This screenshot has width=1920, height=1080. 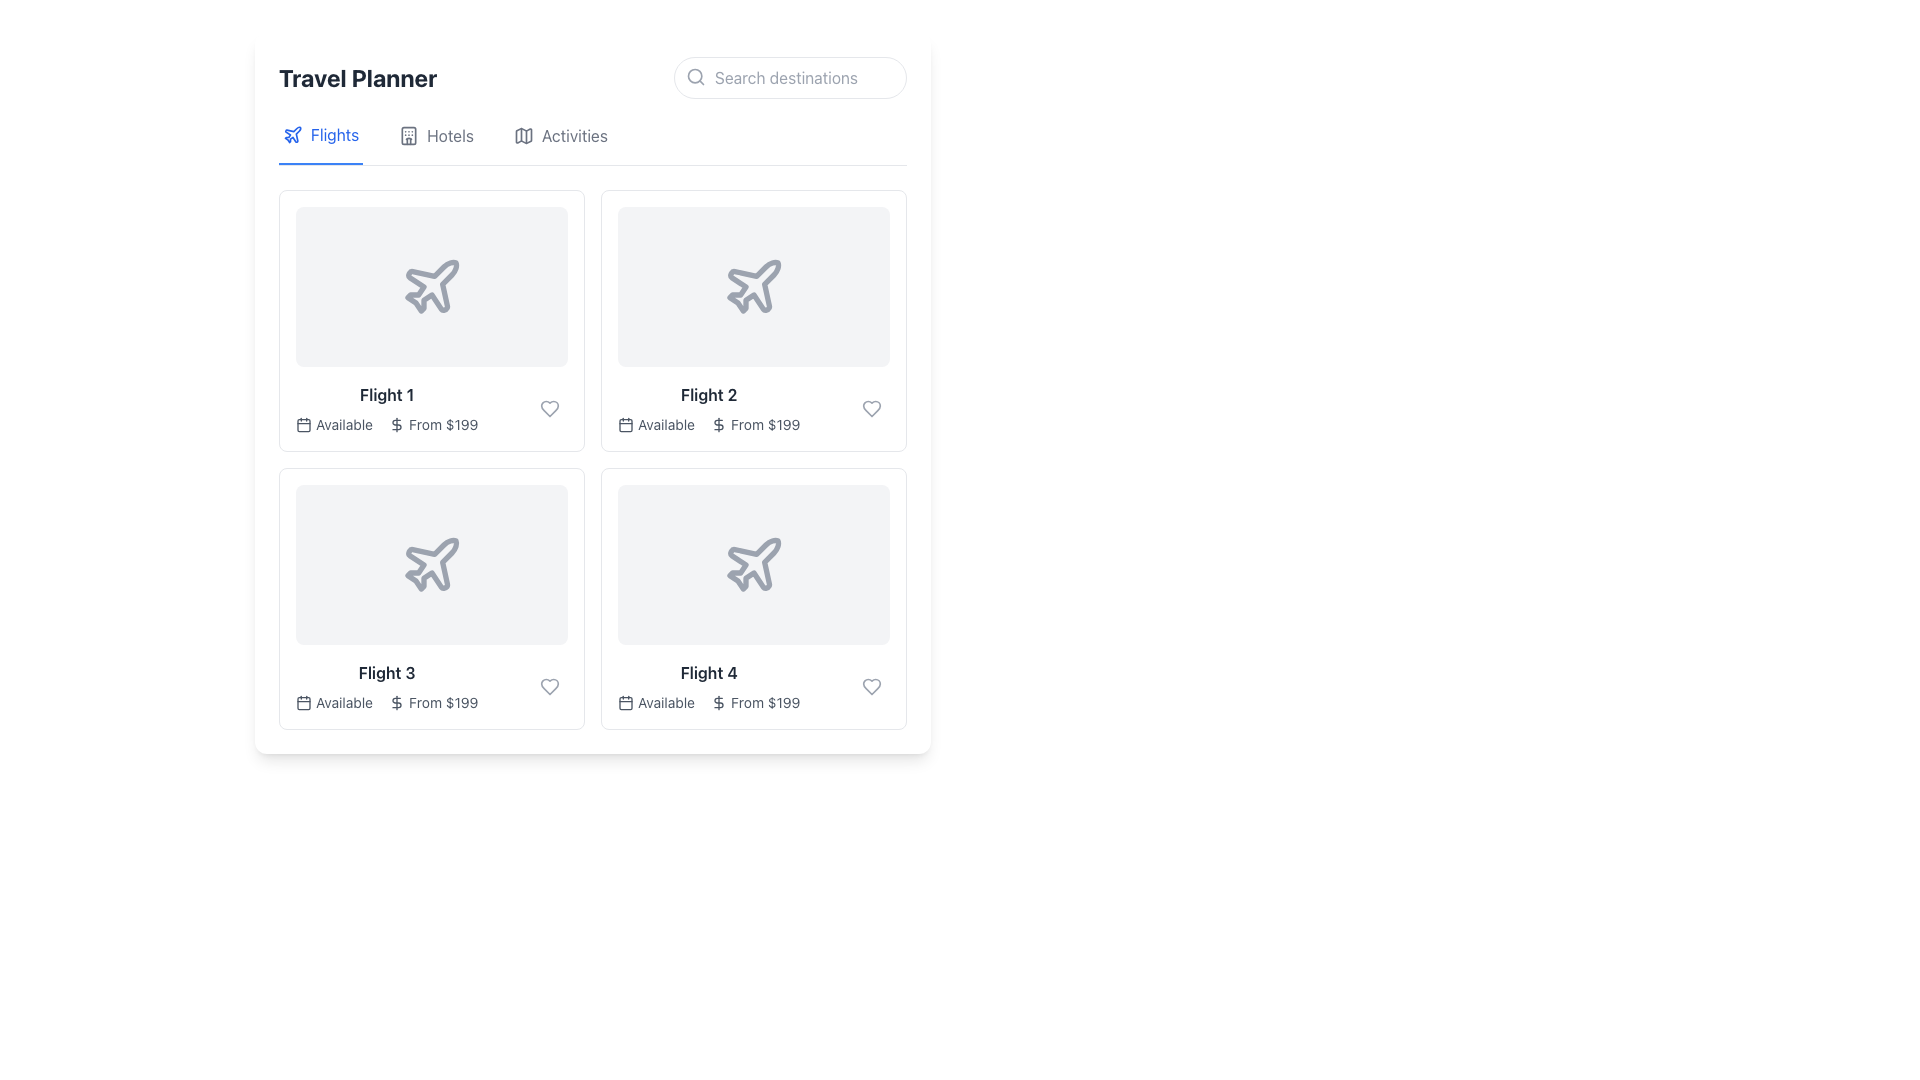 What do you see at coordinates (753, 286) in the screenshot?
I see `the airplane graphic representing 'Flight 2' in the travel planner application, located in the top-right corner of the grid layout, above the 'Flight 2' label` at bounding box center [753, 286].